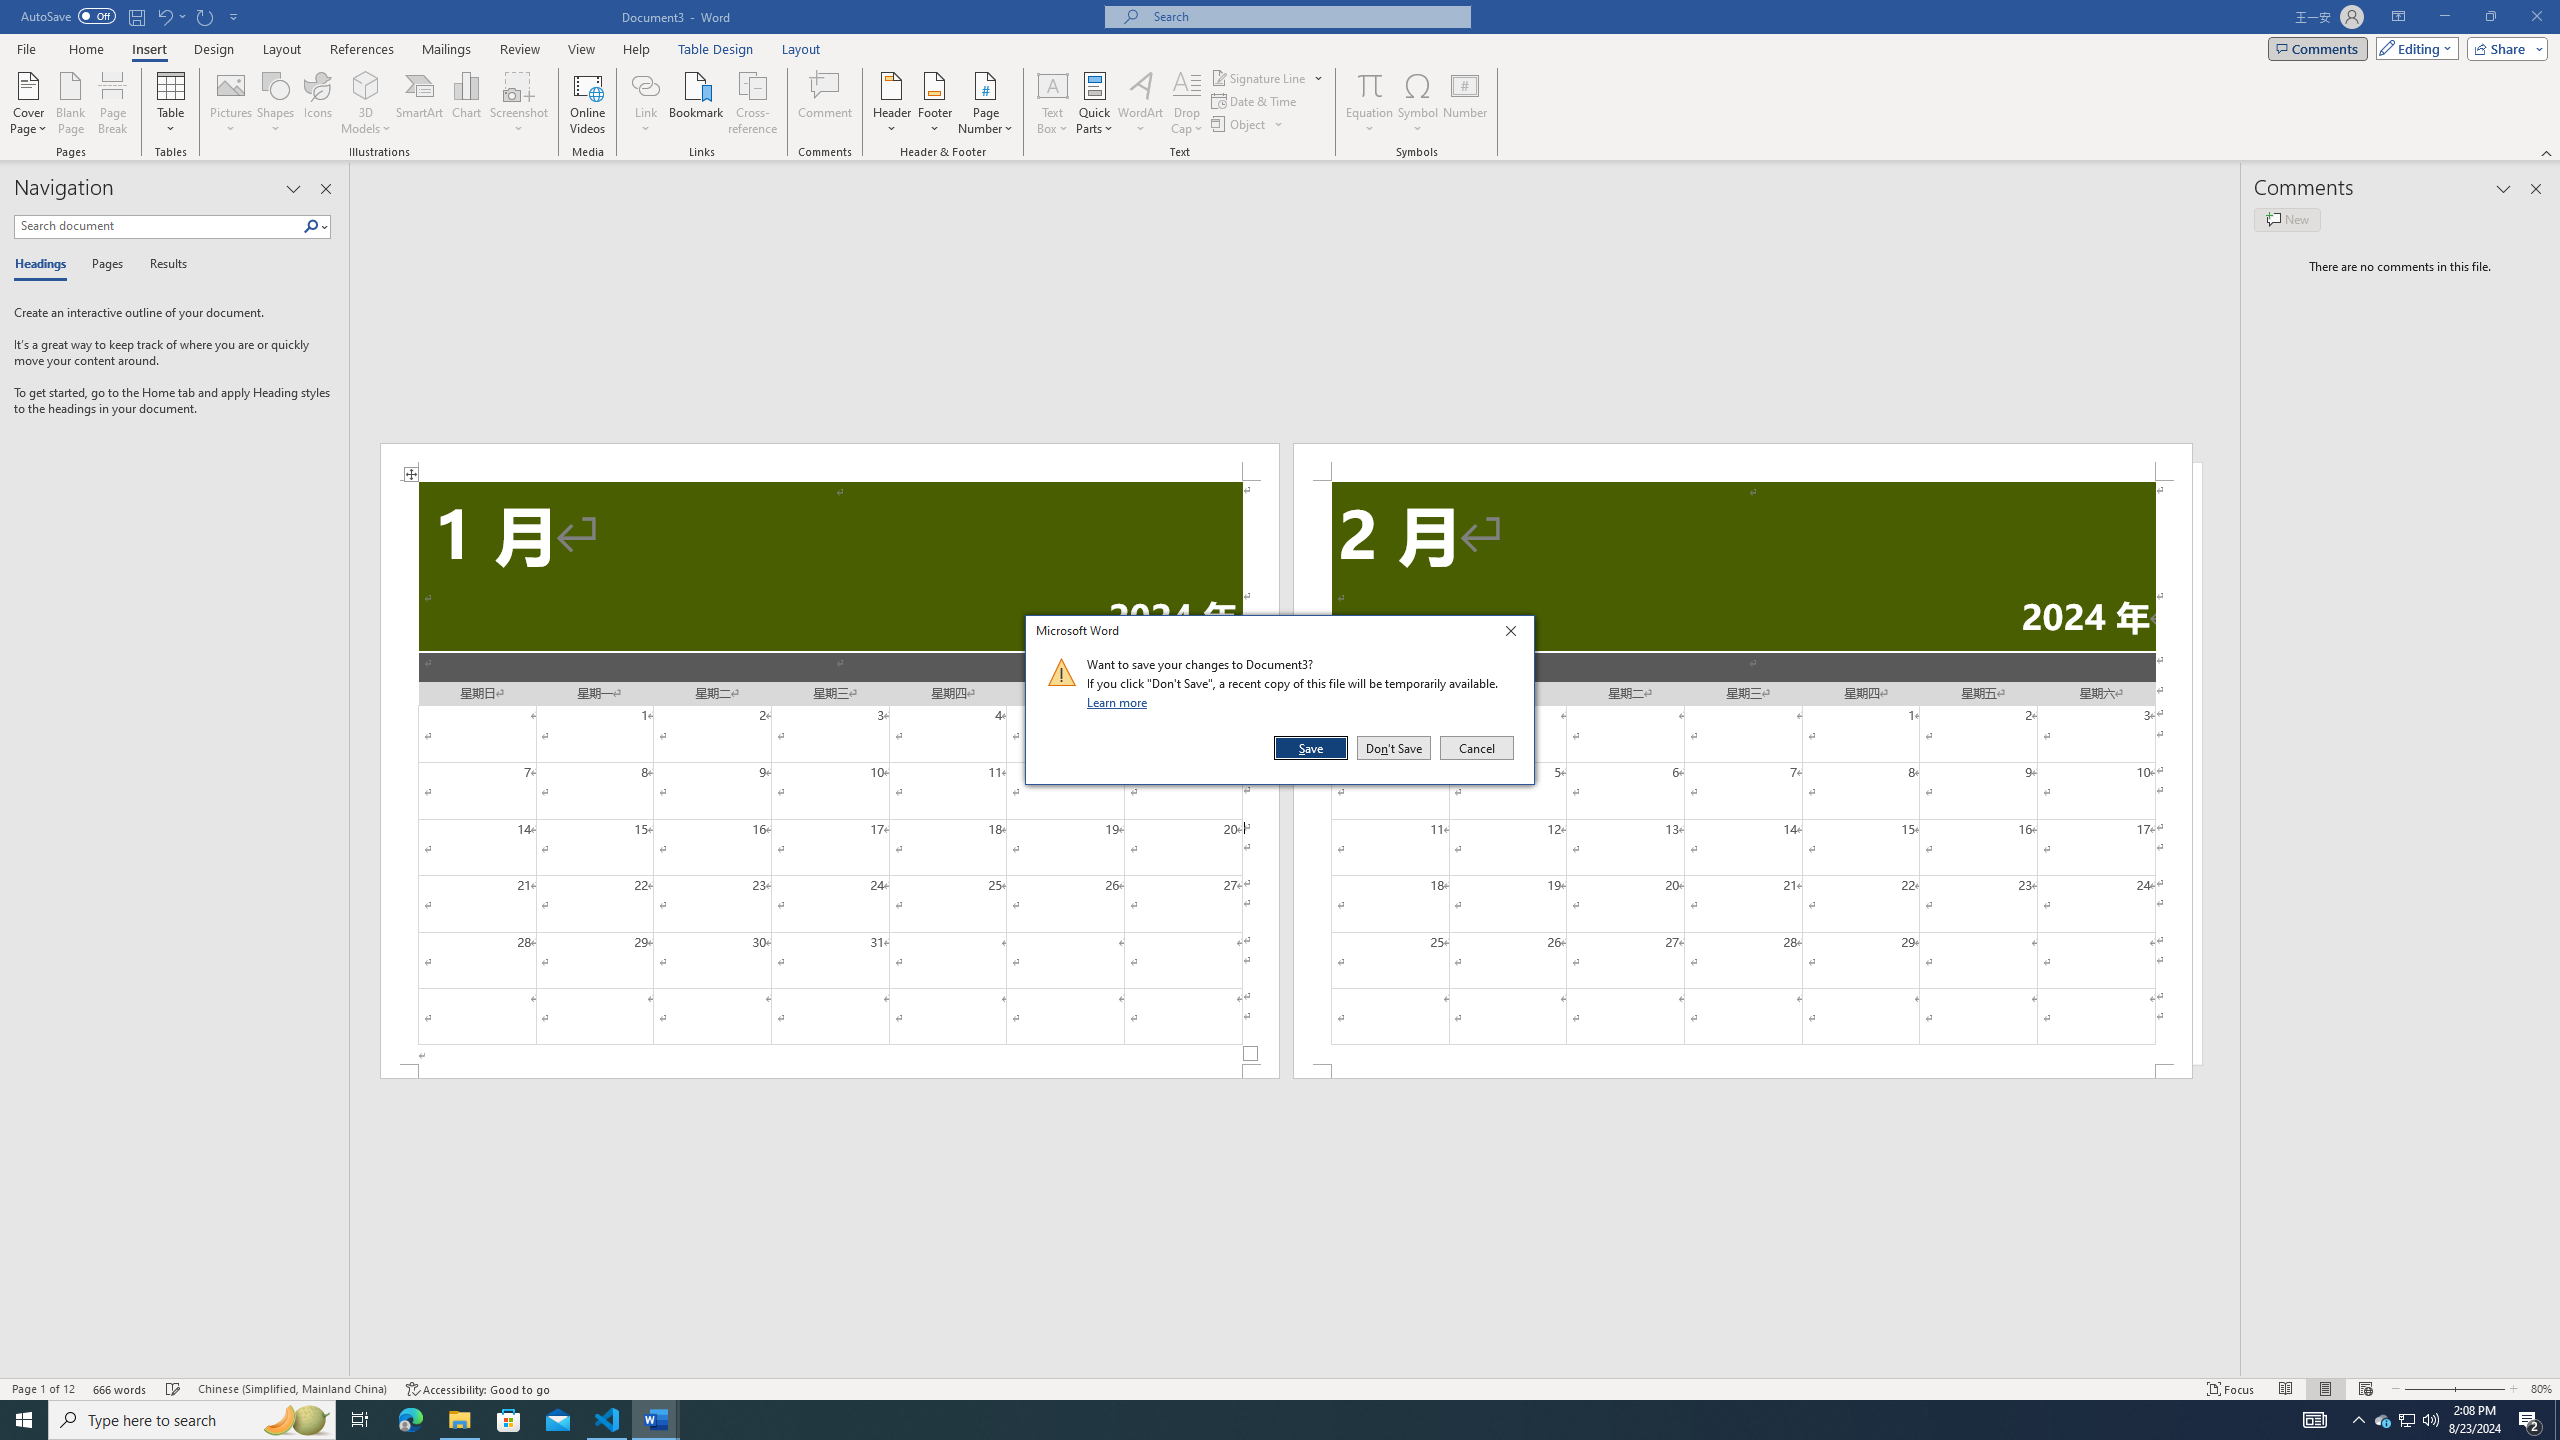  What do you see at coordinates (205, 15) in the screenshot?
I see `'Repeat Doc Close'` at bounding box center [205, 15].